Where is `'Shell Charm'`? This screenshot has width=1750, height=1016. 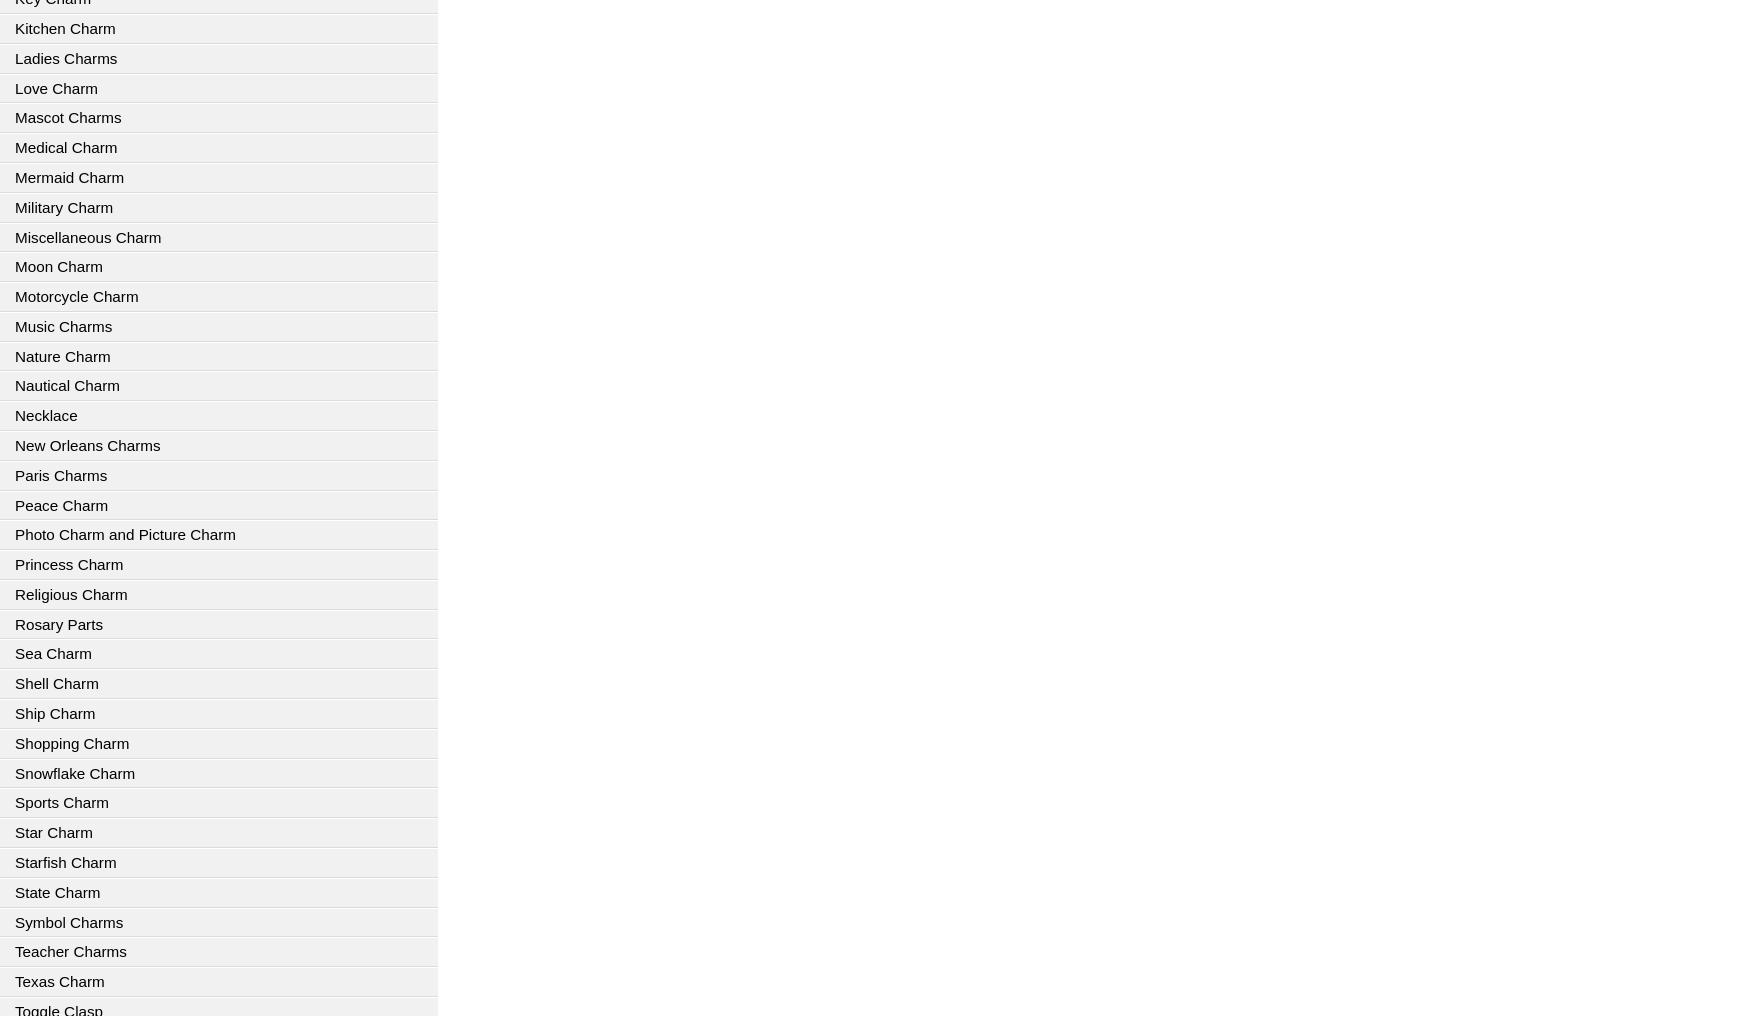 'Shell Charm' is located at coordinates (14, 682).